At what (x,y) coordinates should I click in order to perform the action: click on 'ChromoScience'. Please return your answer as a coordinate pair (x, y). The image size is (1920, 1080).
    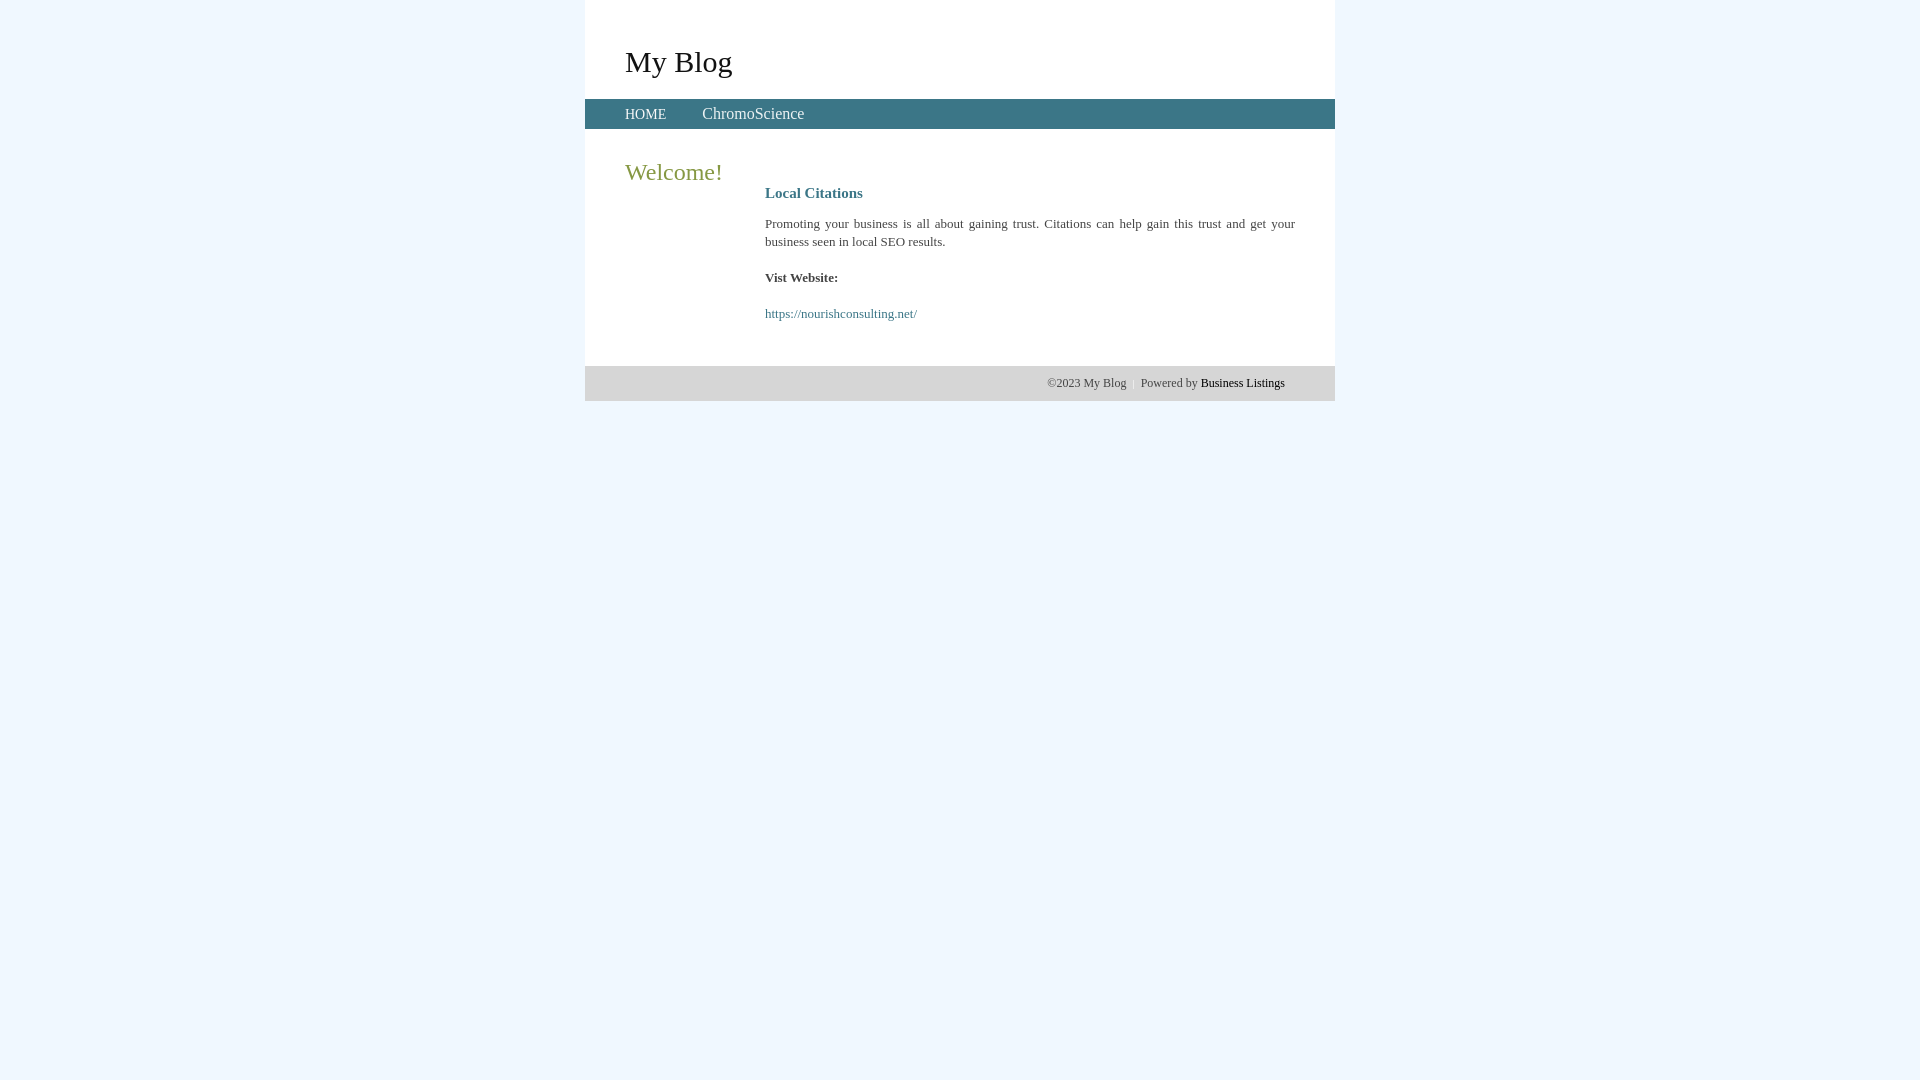
    Looking at the image, I should click on (701, 113).